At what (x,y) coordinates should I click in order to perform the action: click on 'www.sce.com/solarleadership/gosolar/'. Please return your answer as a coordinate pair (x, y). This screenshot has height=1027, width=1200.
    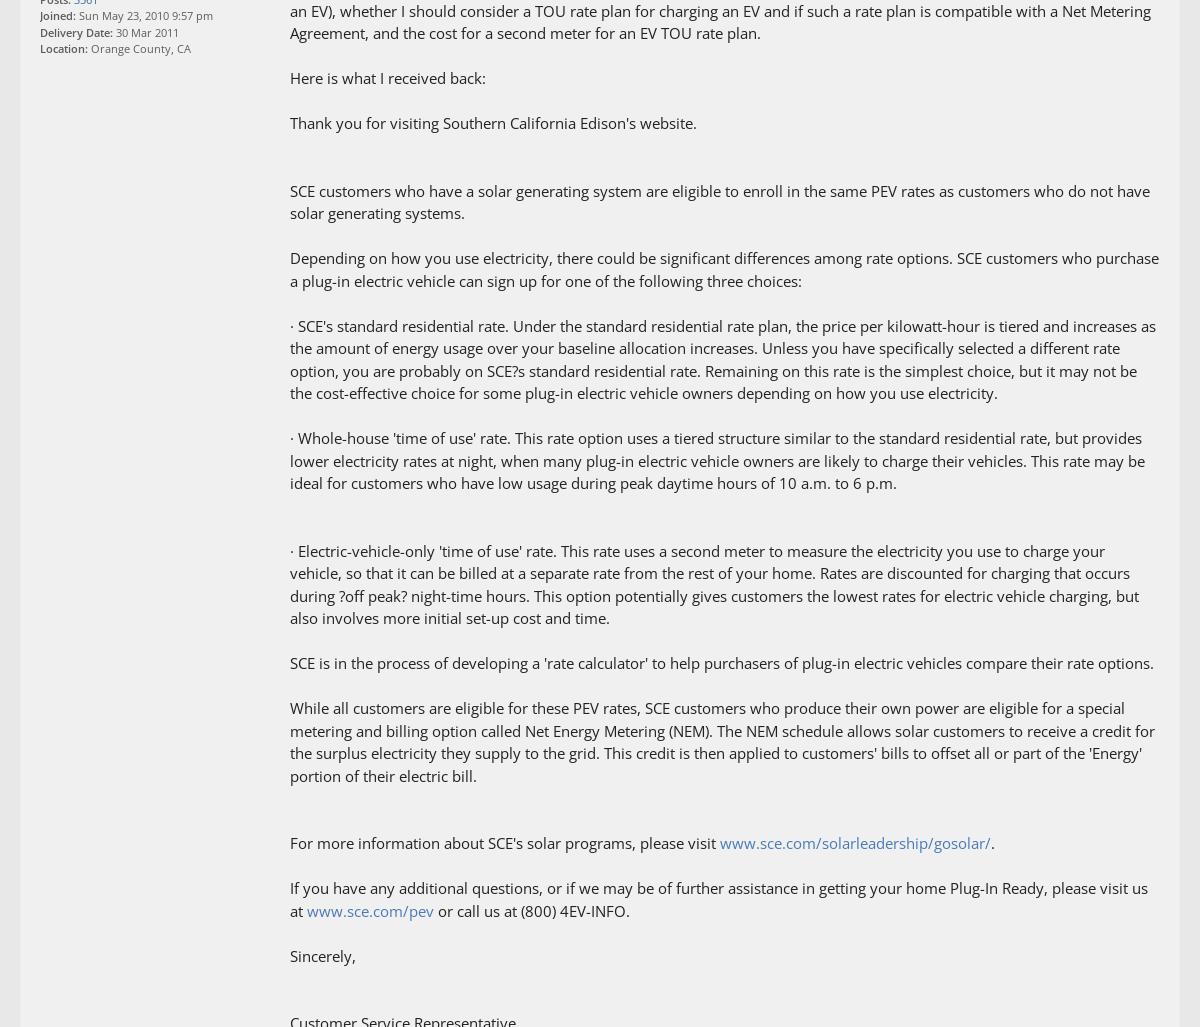
    Looking at the image, I should click on (854, 842).